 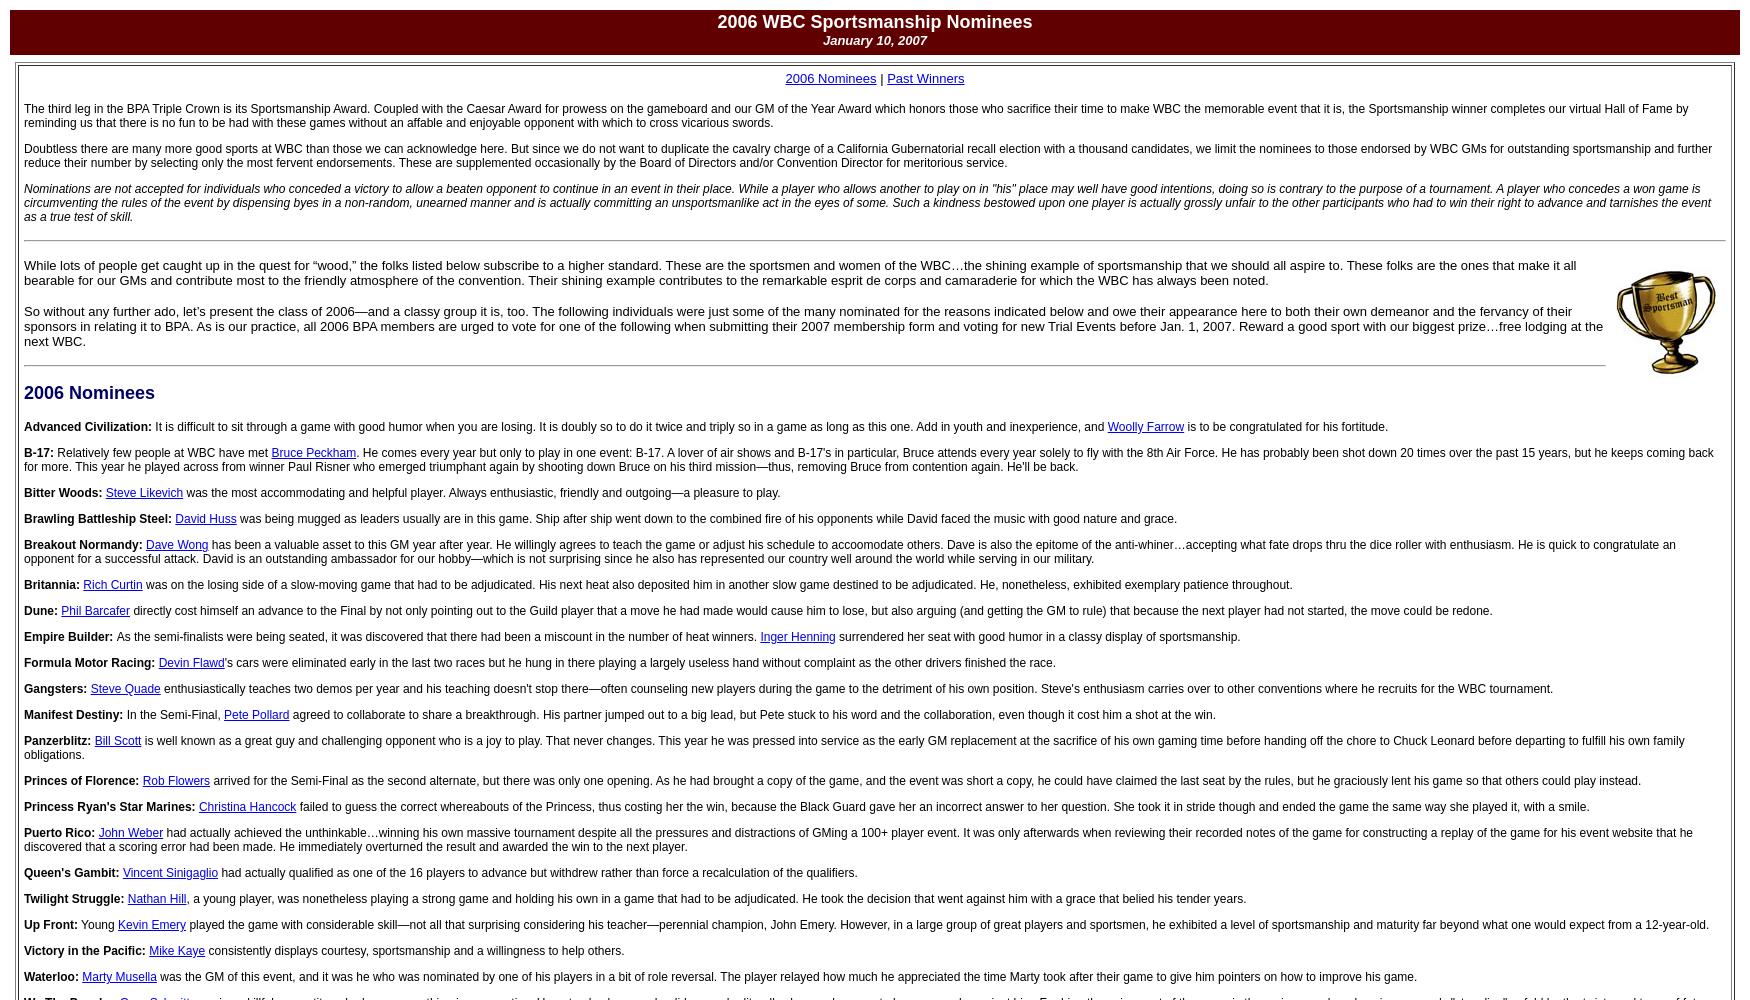 I want to click on 'Breakout Normandy:', so click(x=22, y=545).